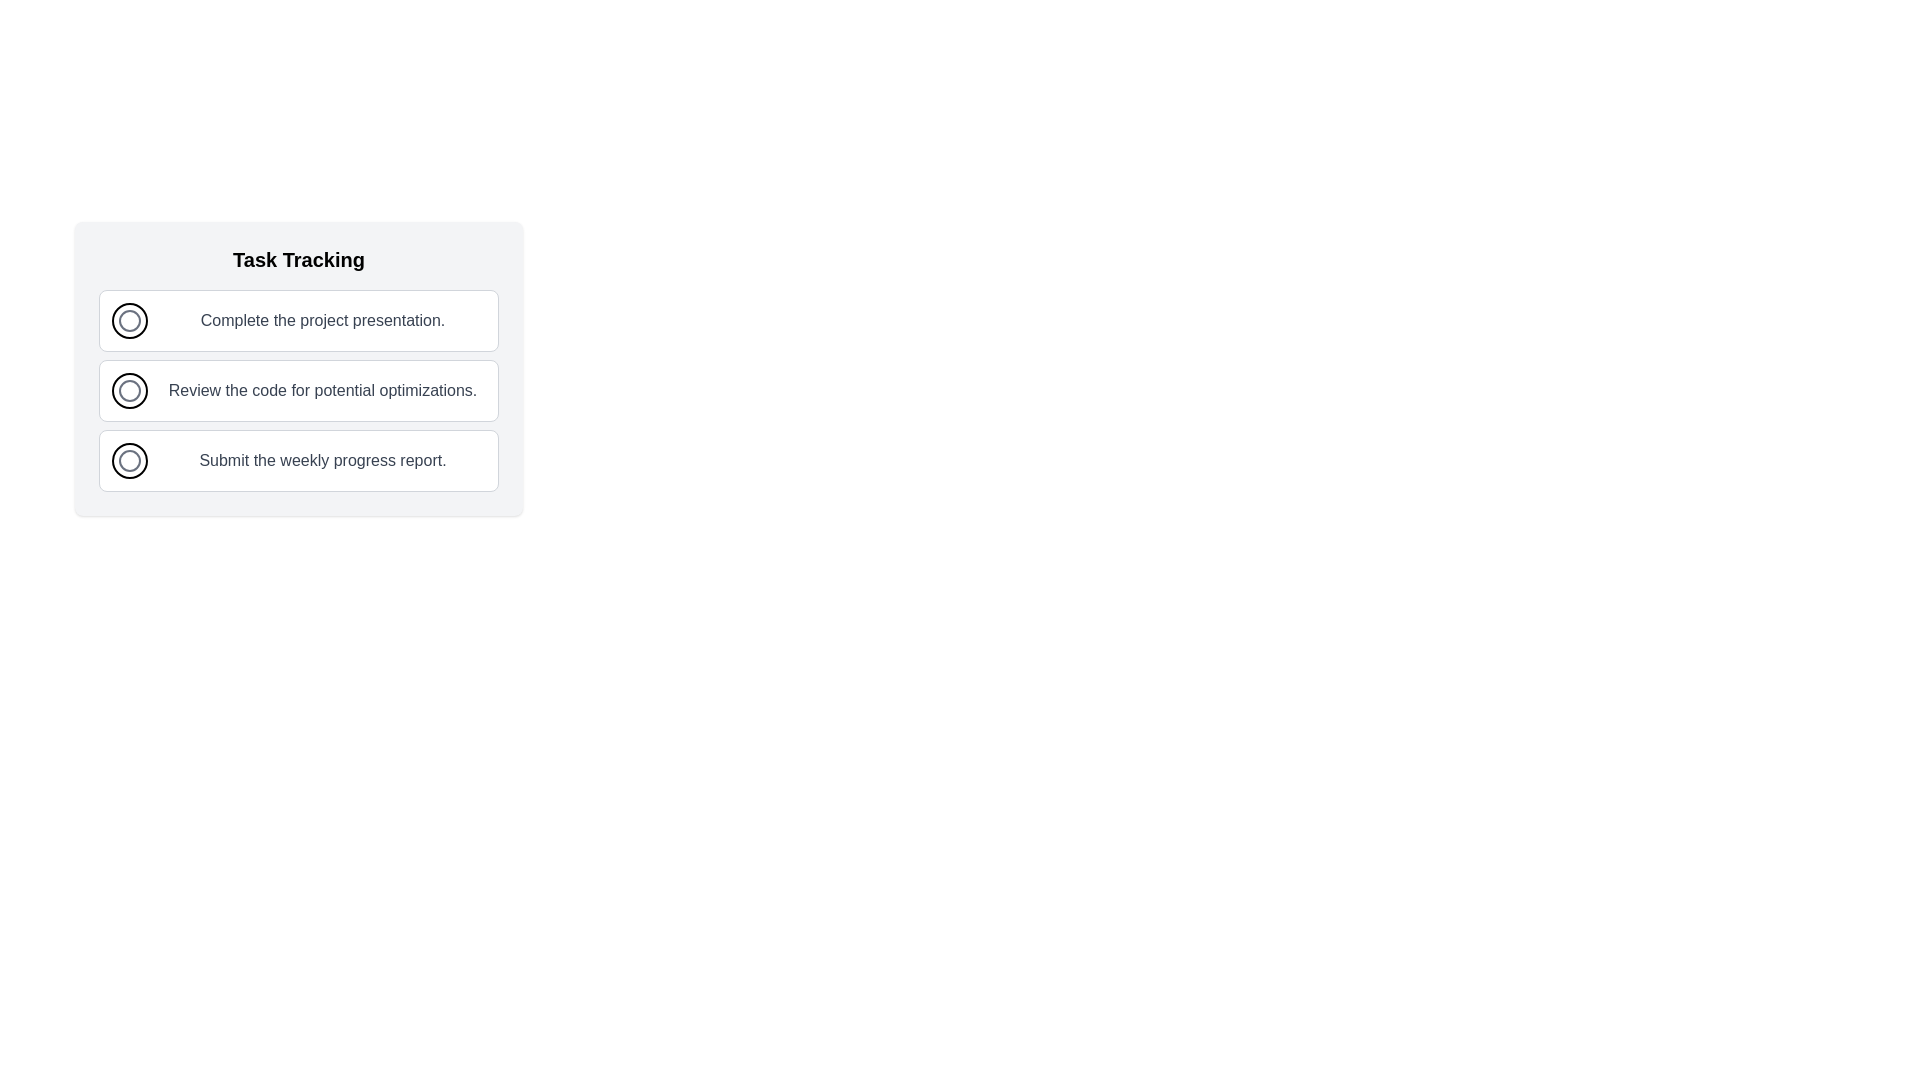 This screenshot has height=1080, width=1920. What do you see at coordinates (128, 319) in the screenshot?
I see `the first circular graphical icon with a thin stroke line, located within the 'Task Tracking' card, adjacent to the text 'Complete the project presentation'` at bounding box center [128, 319].